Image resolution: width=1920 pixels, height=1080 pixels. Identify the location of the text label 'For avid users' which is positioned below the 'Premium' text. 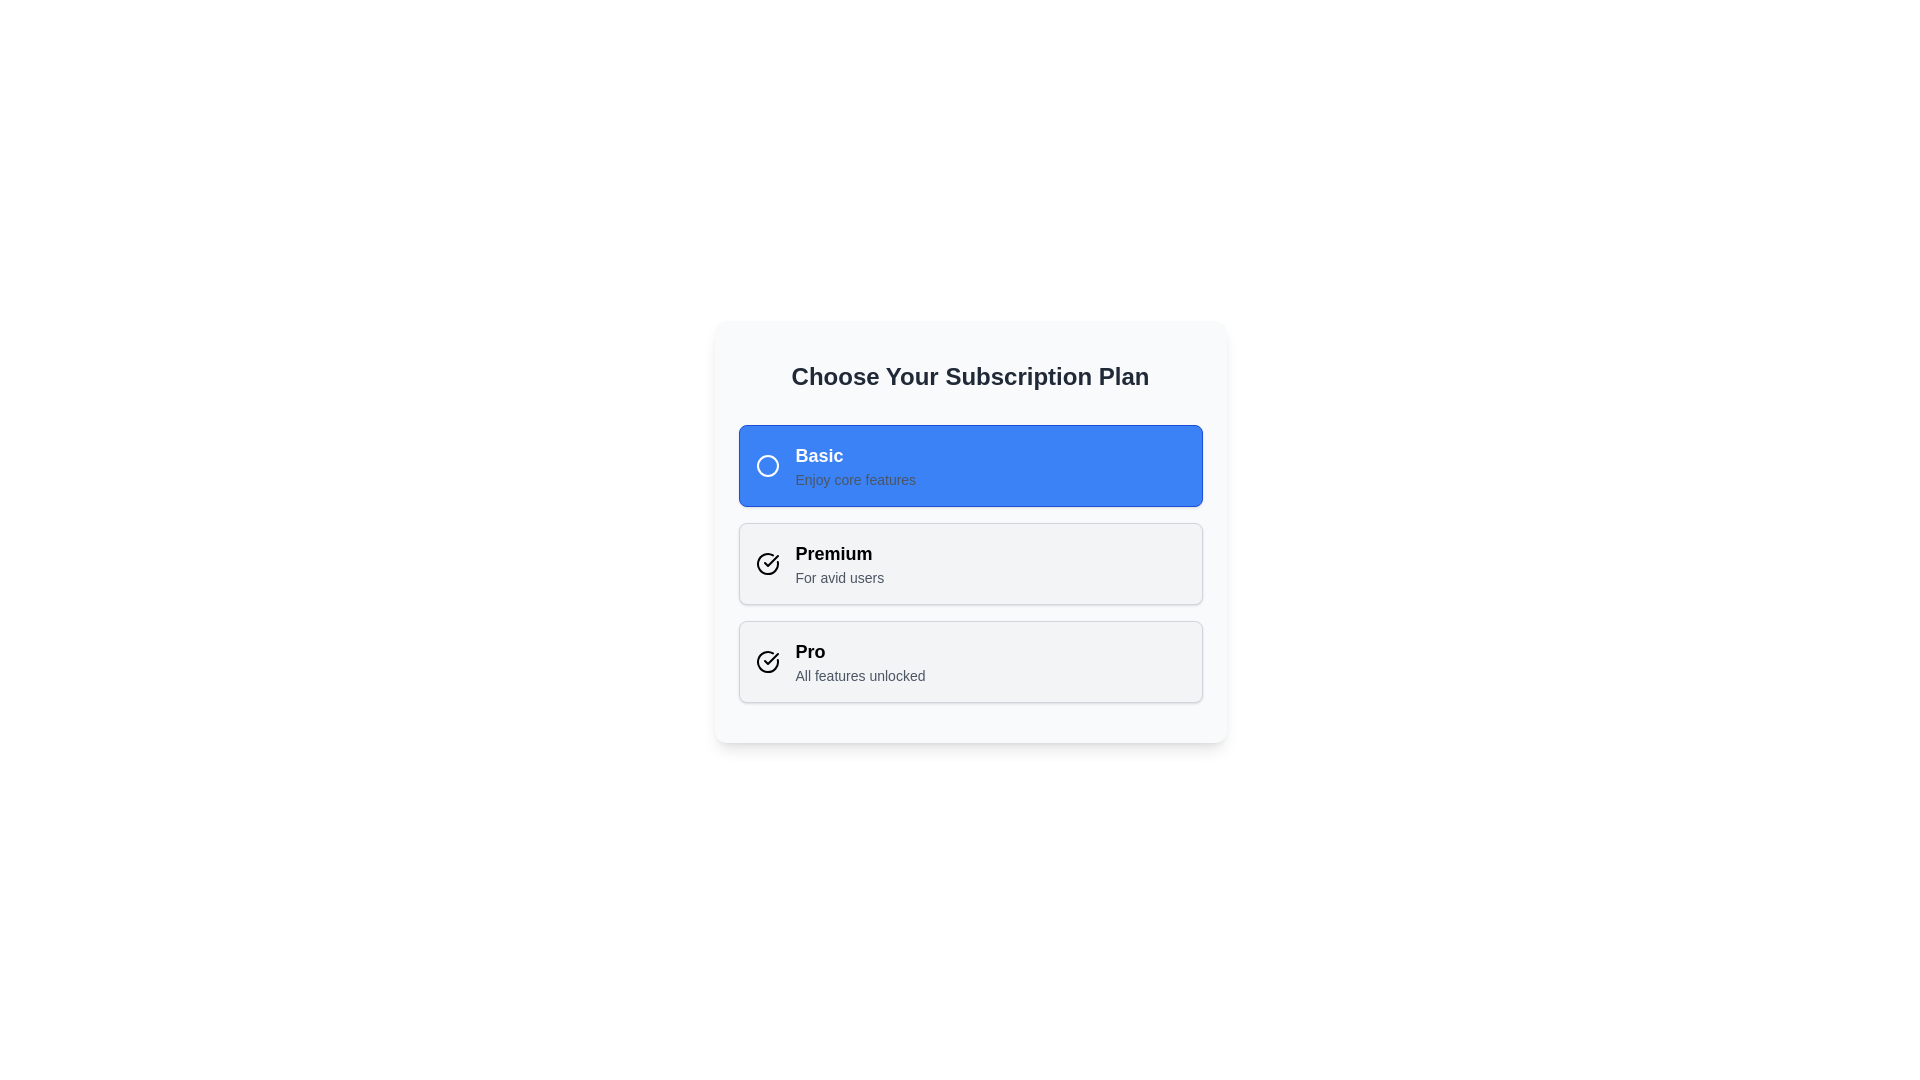
(839, 578).